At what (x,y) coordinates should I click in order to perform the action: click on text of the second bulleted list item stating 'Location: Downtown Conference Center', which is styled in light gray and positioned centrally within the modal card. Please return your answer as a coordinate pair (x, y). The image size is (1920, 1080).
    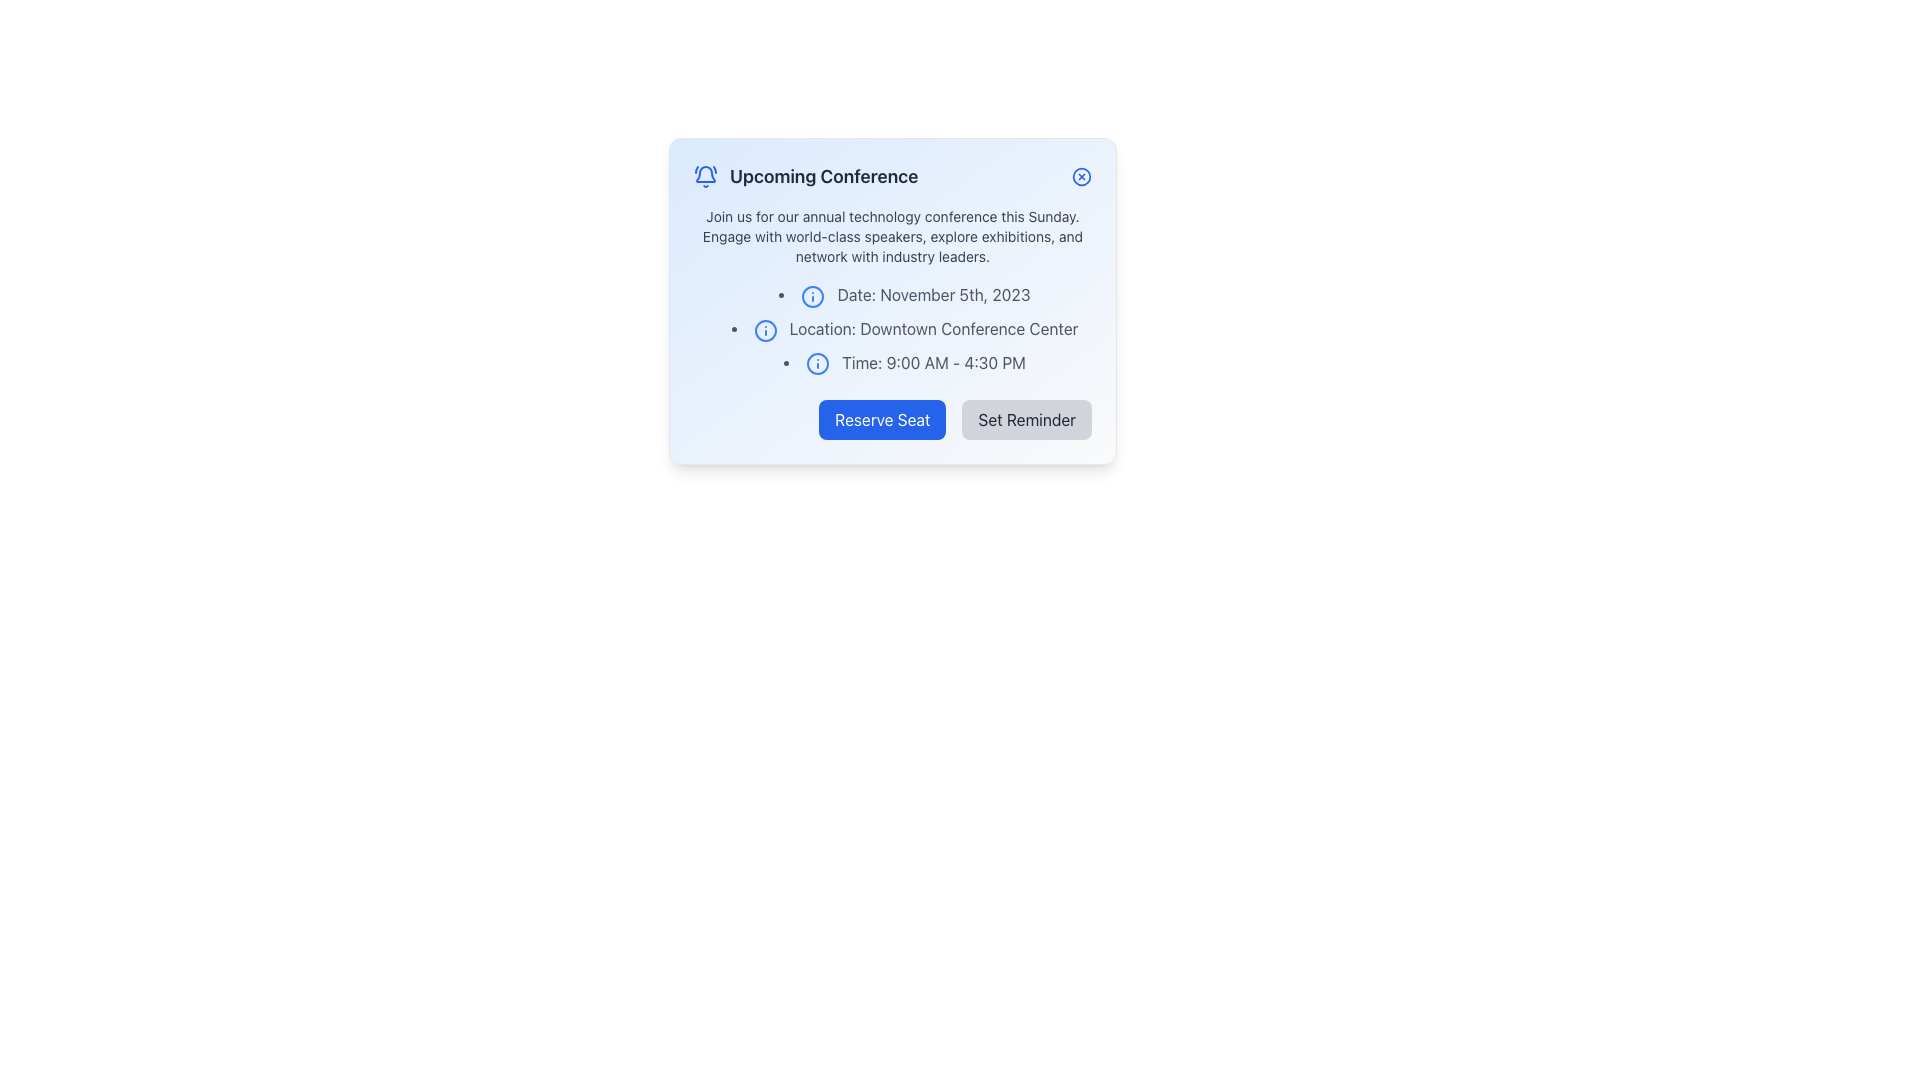
    Looking at the image, I should click on (891, 327).